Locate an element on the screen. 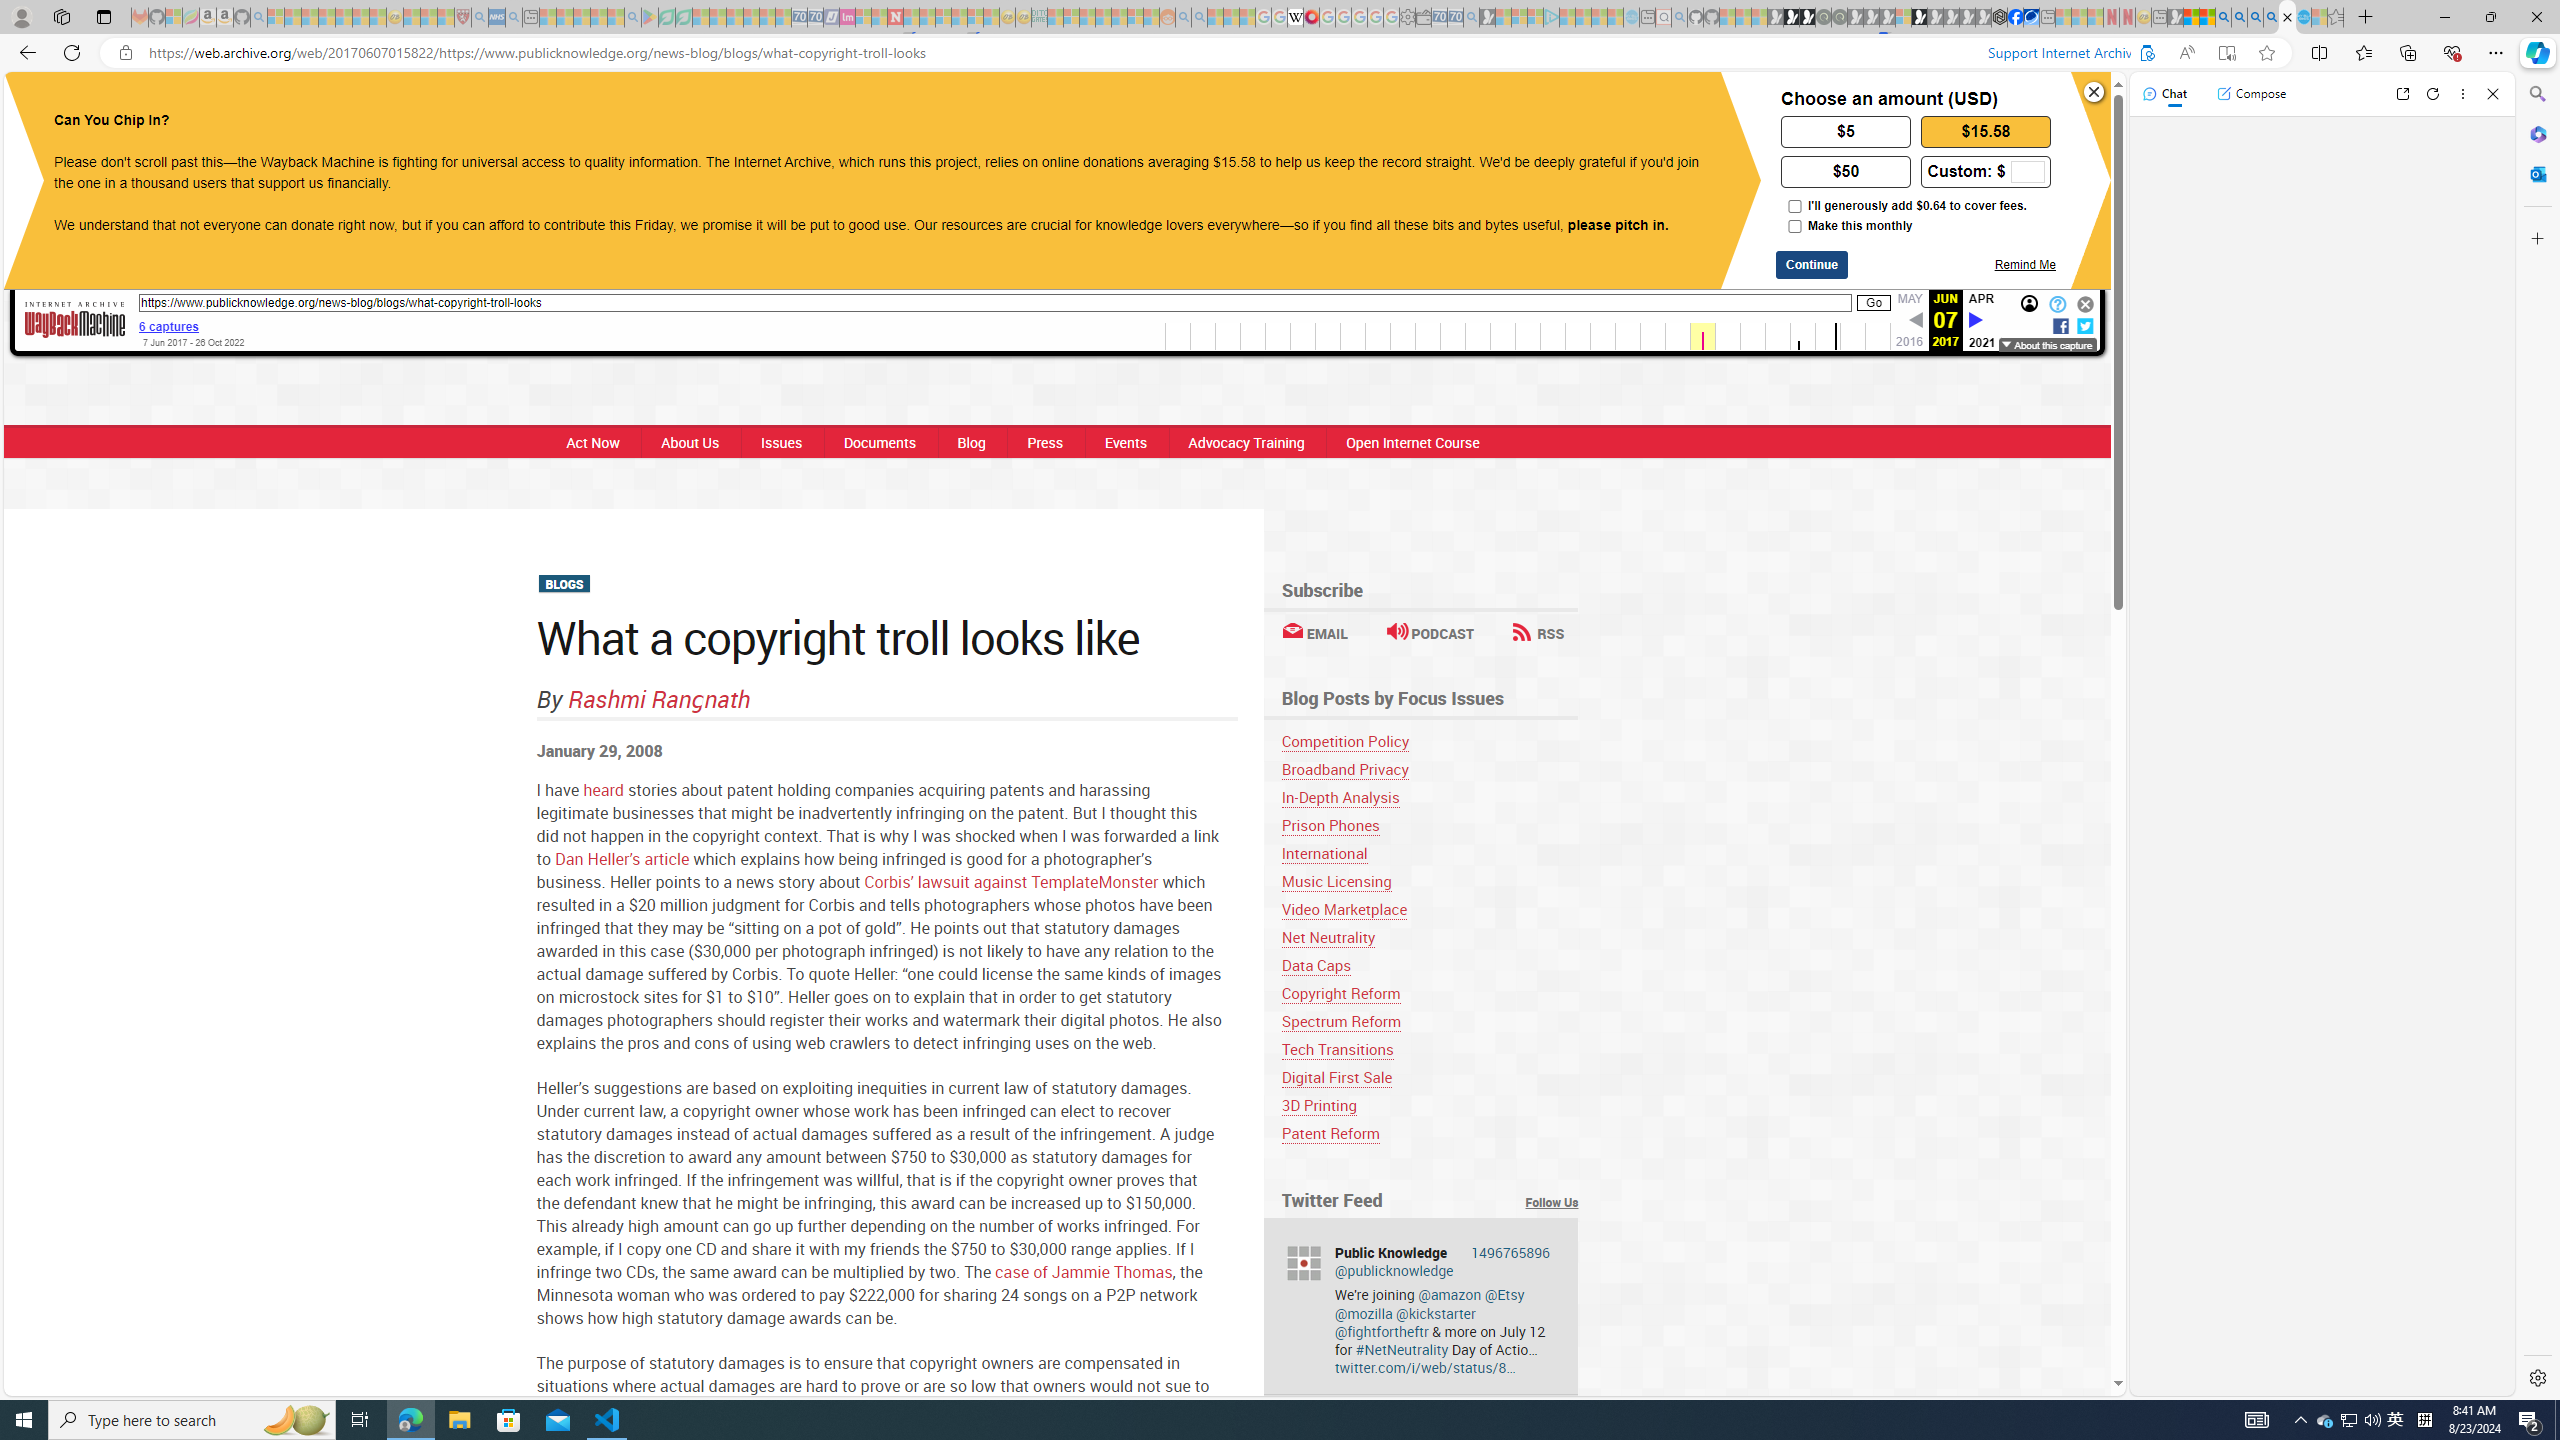 The width and height of the screenshot is (2560, 1440). 'Events' is located at coordinates (1125, 441).